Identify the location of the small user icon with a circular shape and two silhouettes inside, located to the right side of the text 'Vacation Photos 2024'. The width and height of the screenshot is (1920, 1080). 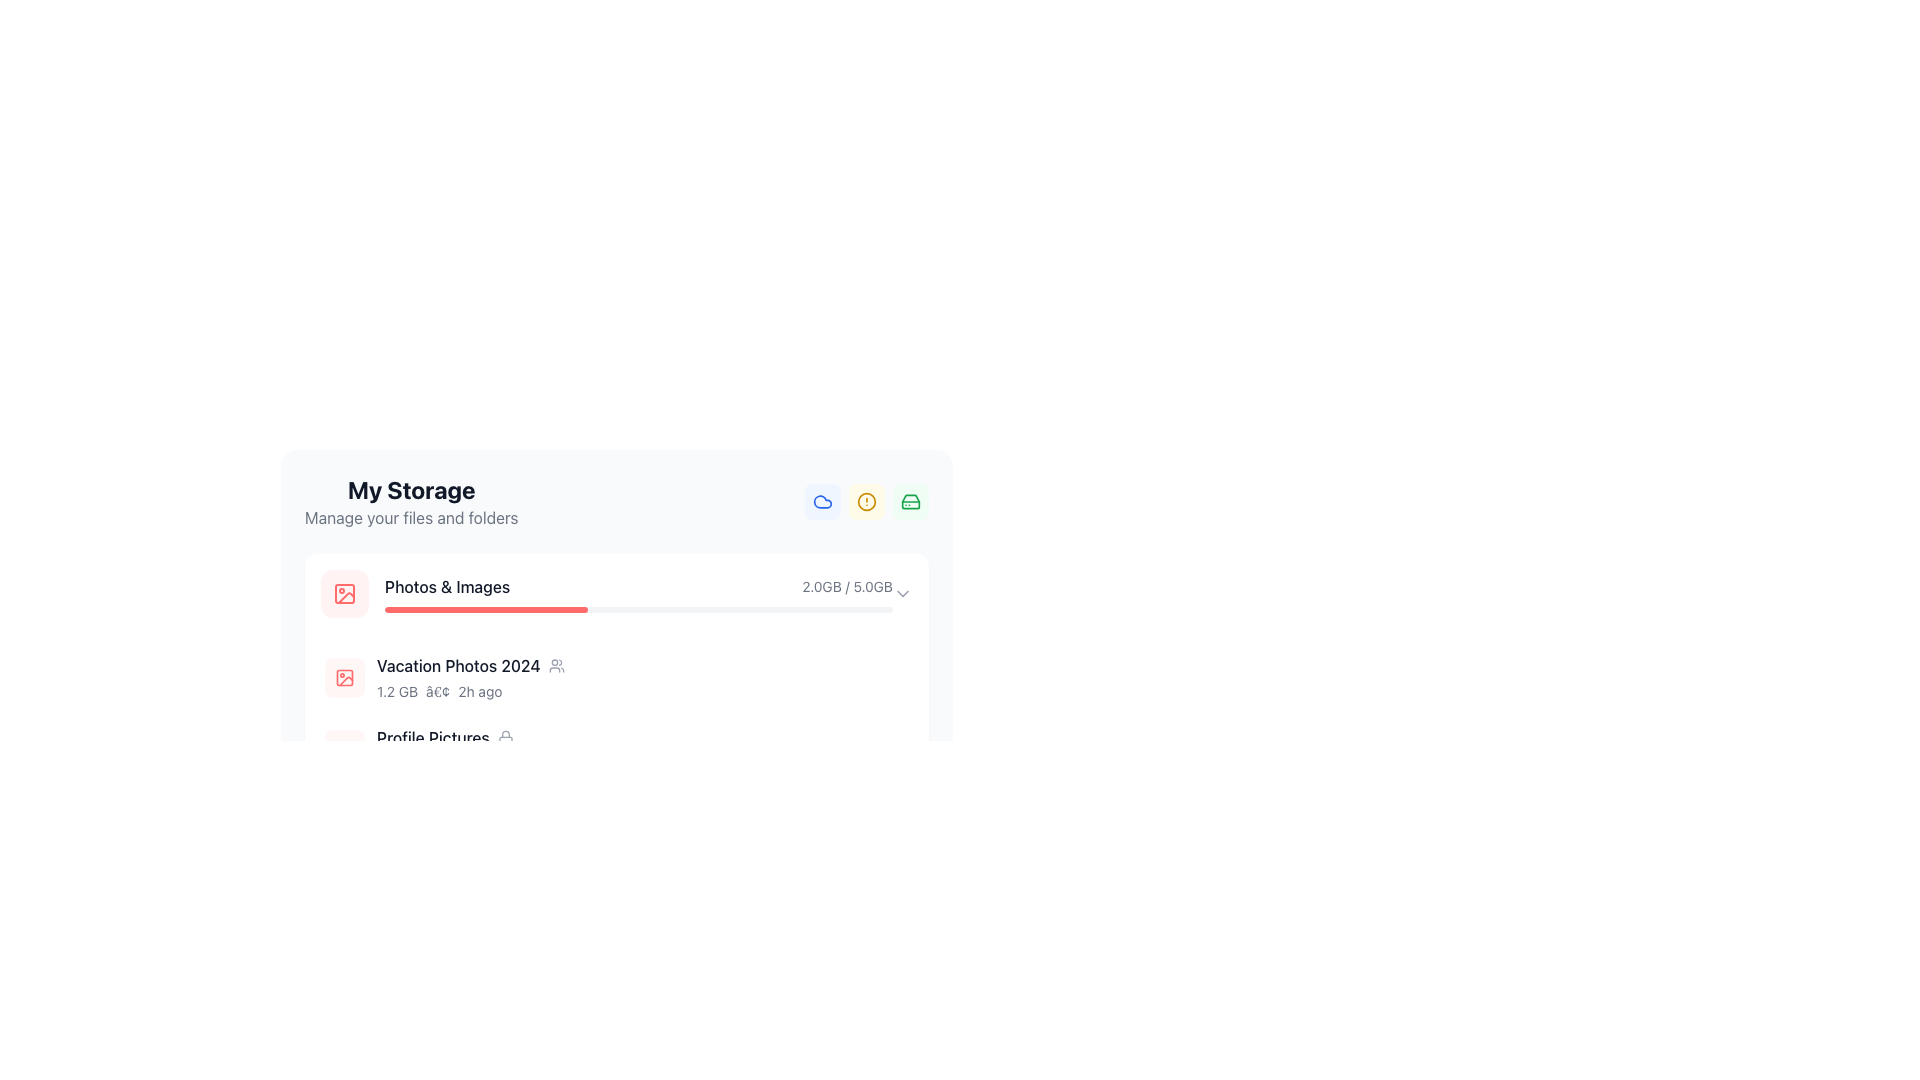
(556, 666).